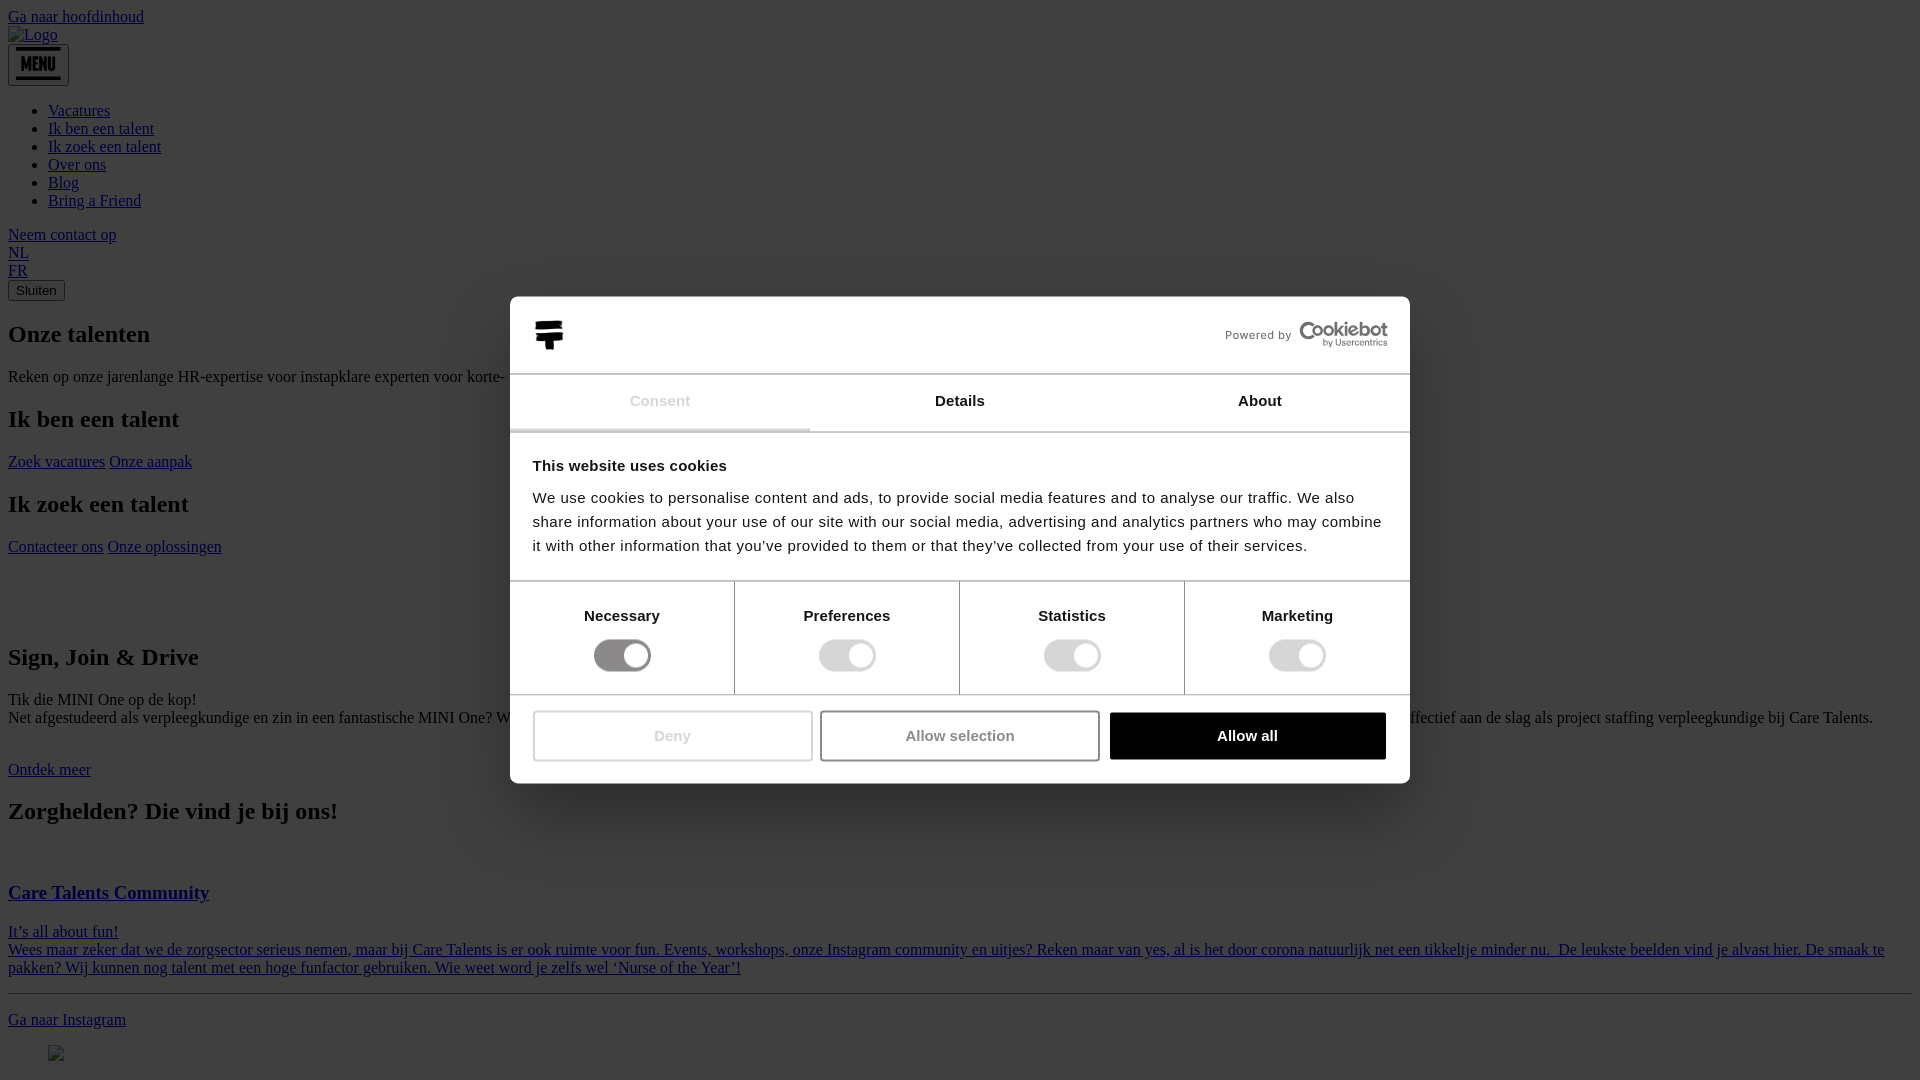 This screenshot has width=1920, height=1080. I want to click on 'Onze oplossingen', so click(164, 546).